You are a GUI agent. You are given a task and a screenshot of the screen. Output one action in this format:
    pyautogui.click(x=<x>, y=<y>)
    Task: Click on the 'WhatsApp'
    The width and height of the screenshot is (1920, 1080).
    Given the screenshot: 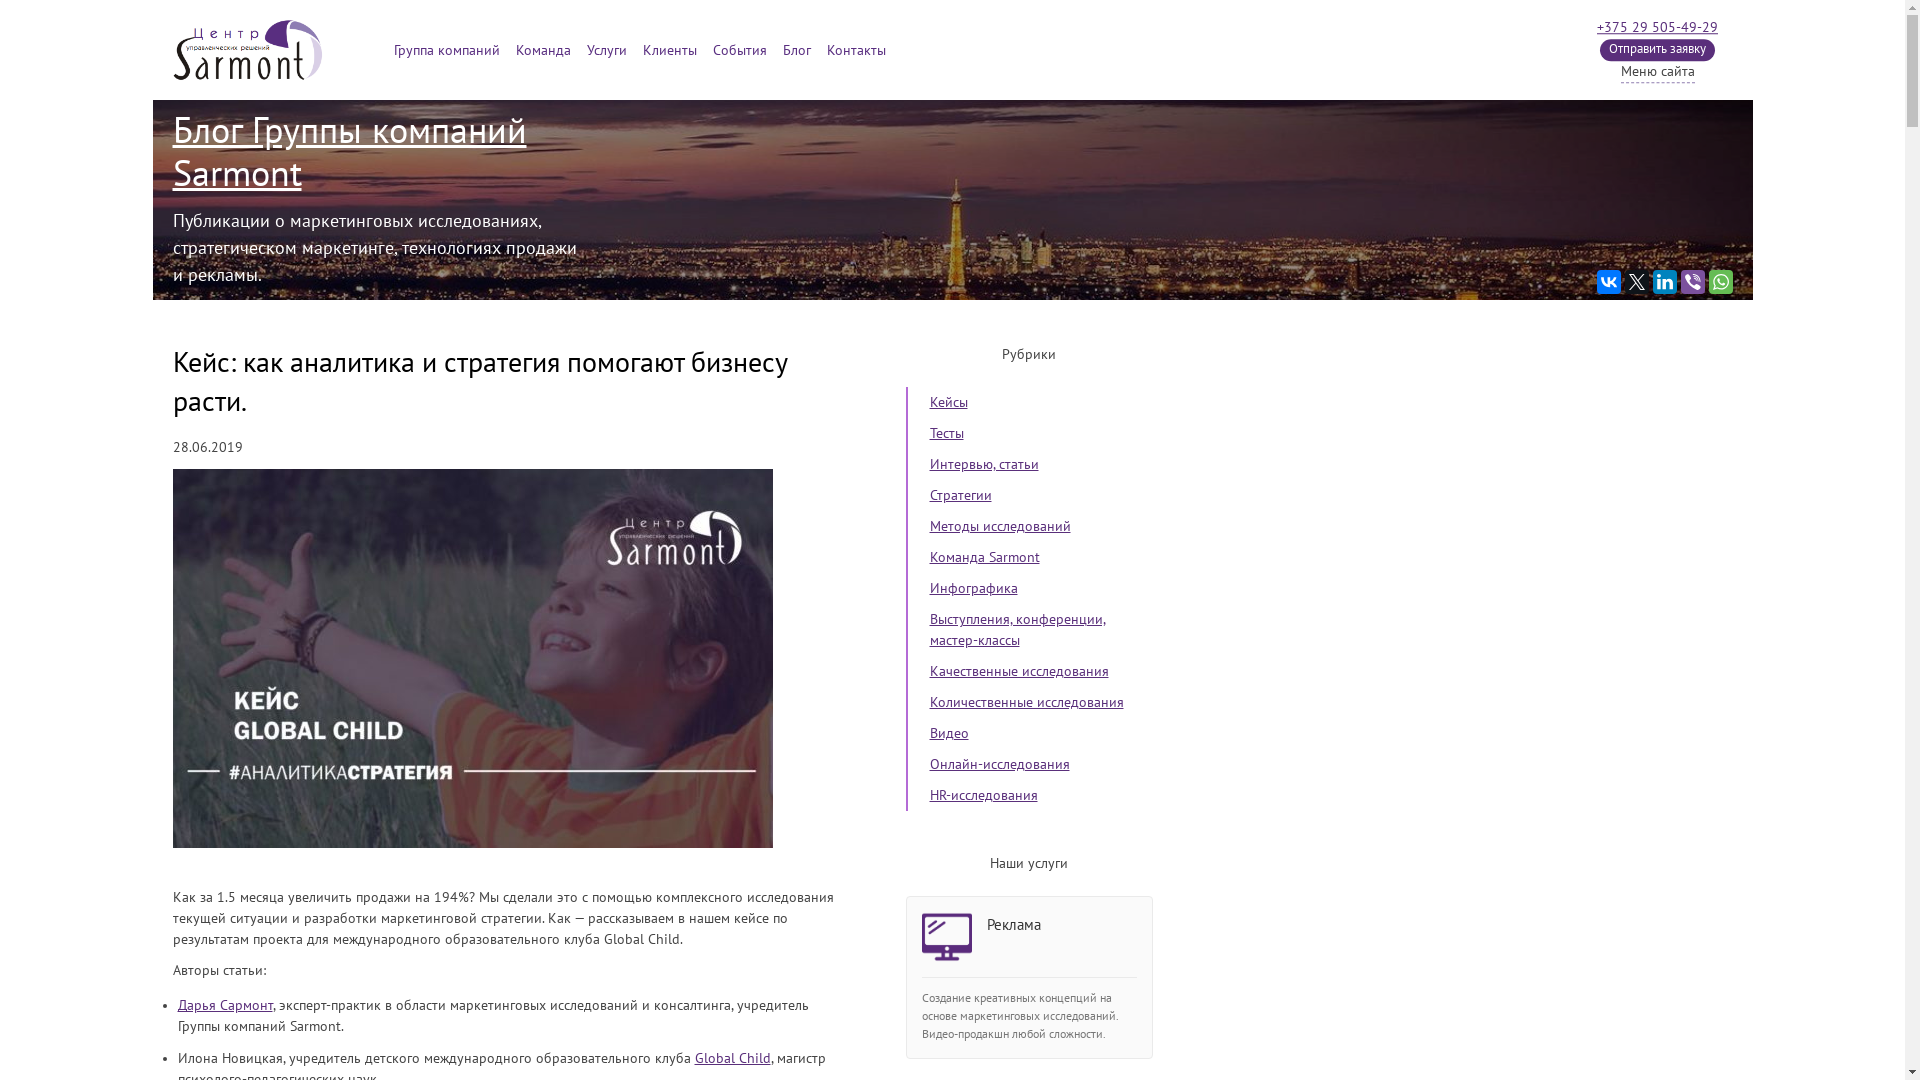 What is the action you would take?
    pyautogui.click(x=1718, y=281)
    